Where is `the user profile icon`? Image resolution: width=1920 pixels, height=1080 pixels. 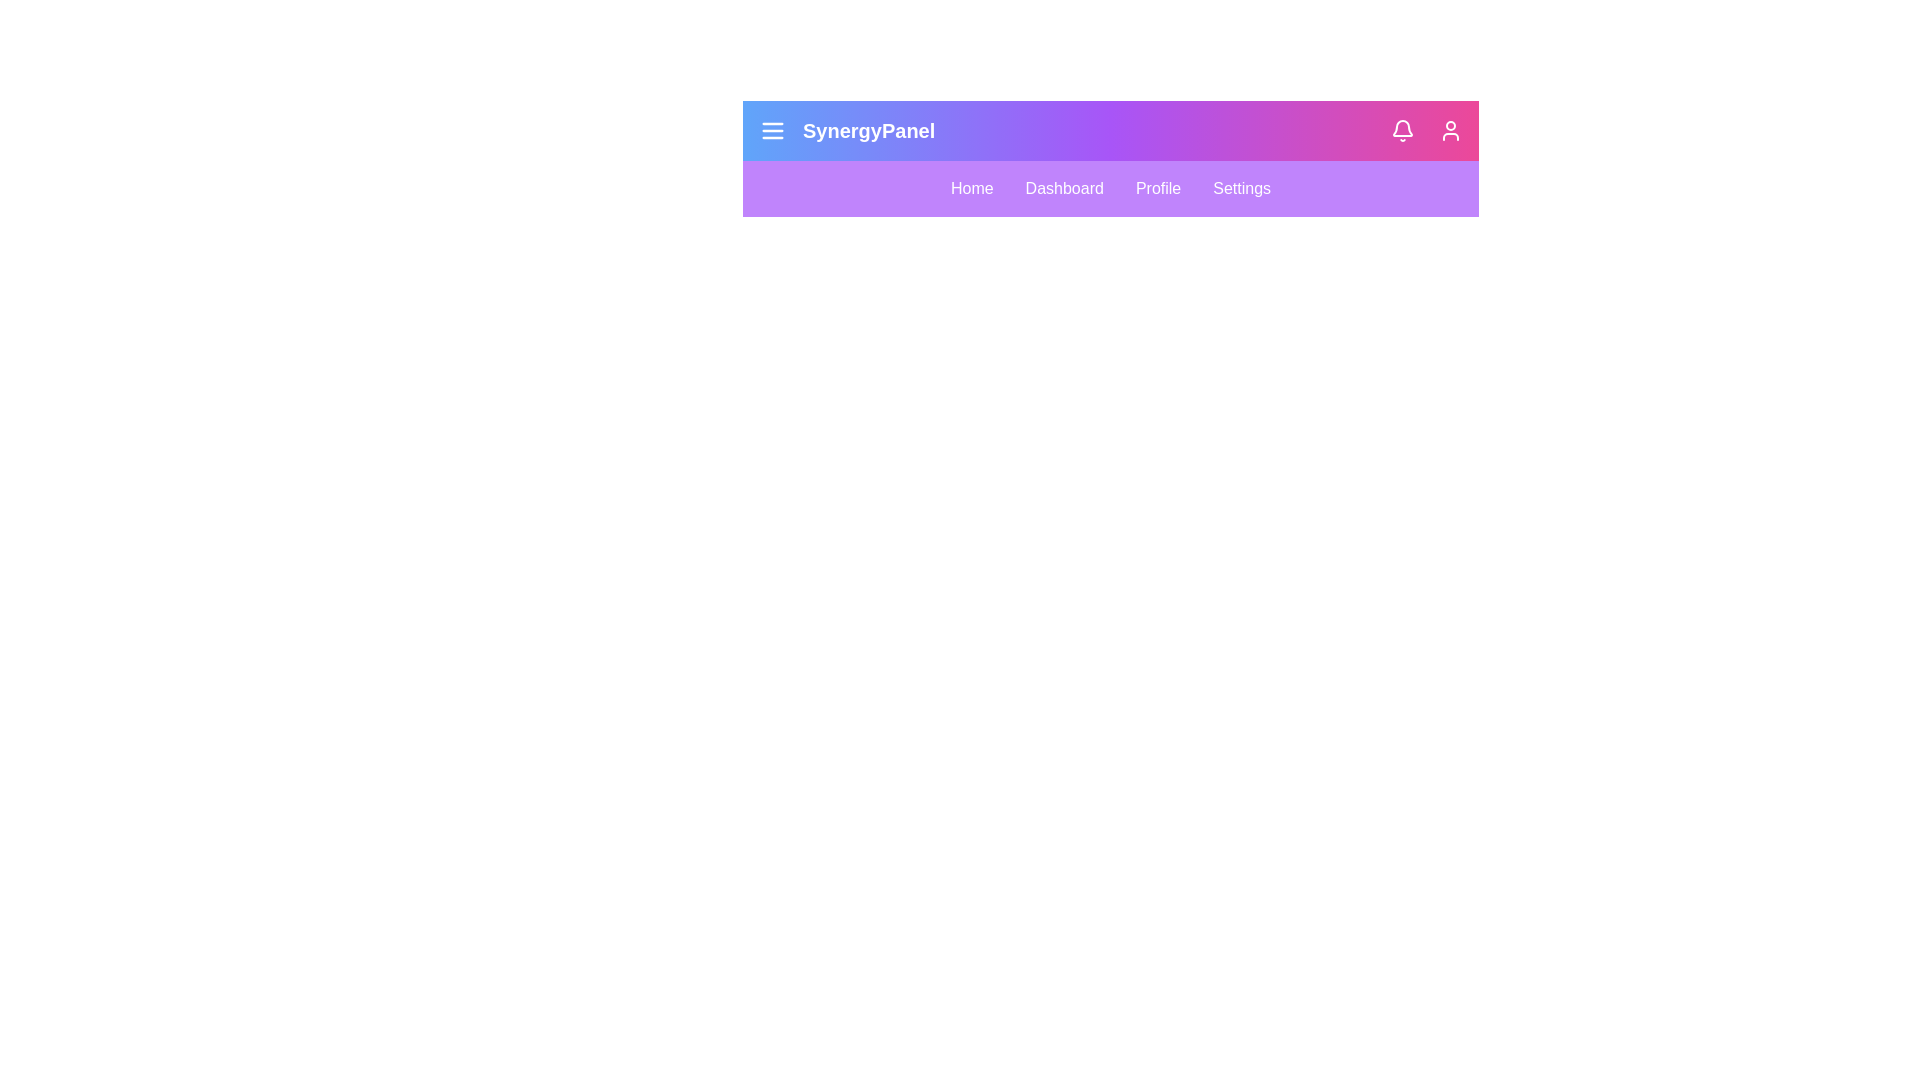 the user profile icon is located at coordinates (1450, 131).